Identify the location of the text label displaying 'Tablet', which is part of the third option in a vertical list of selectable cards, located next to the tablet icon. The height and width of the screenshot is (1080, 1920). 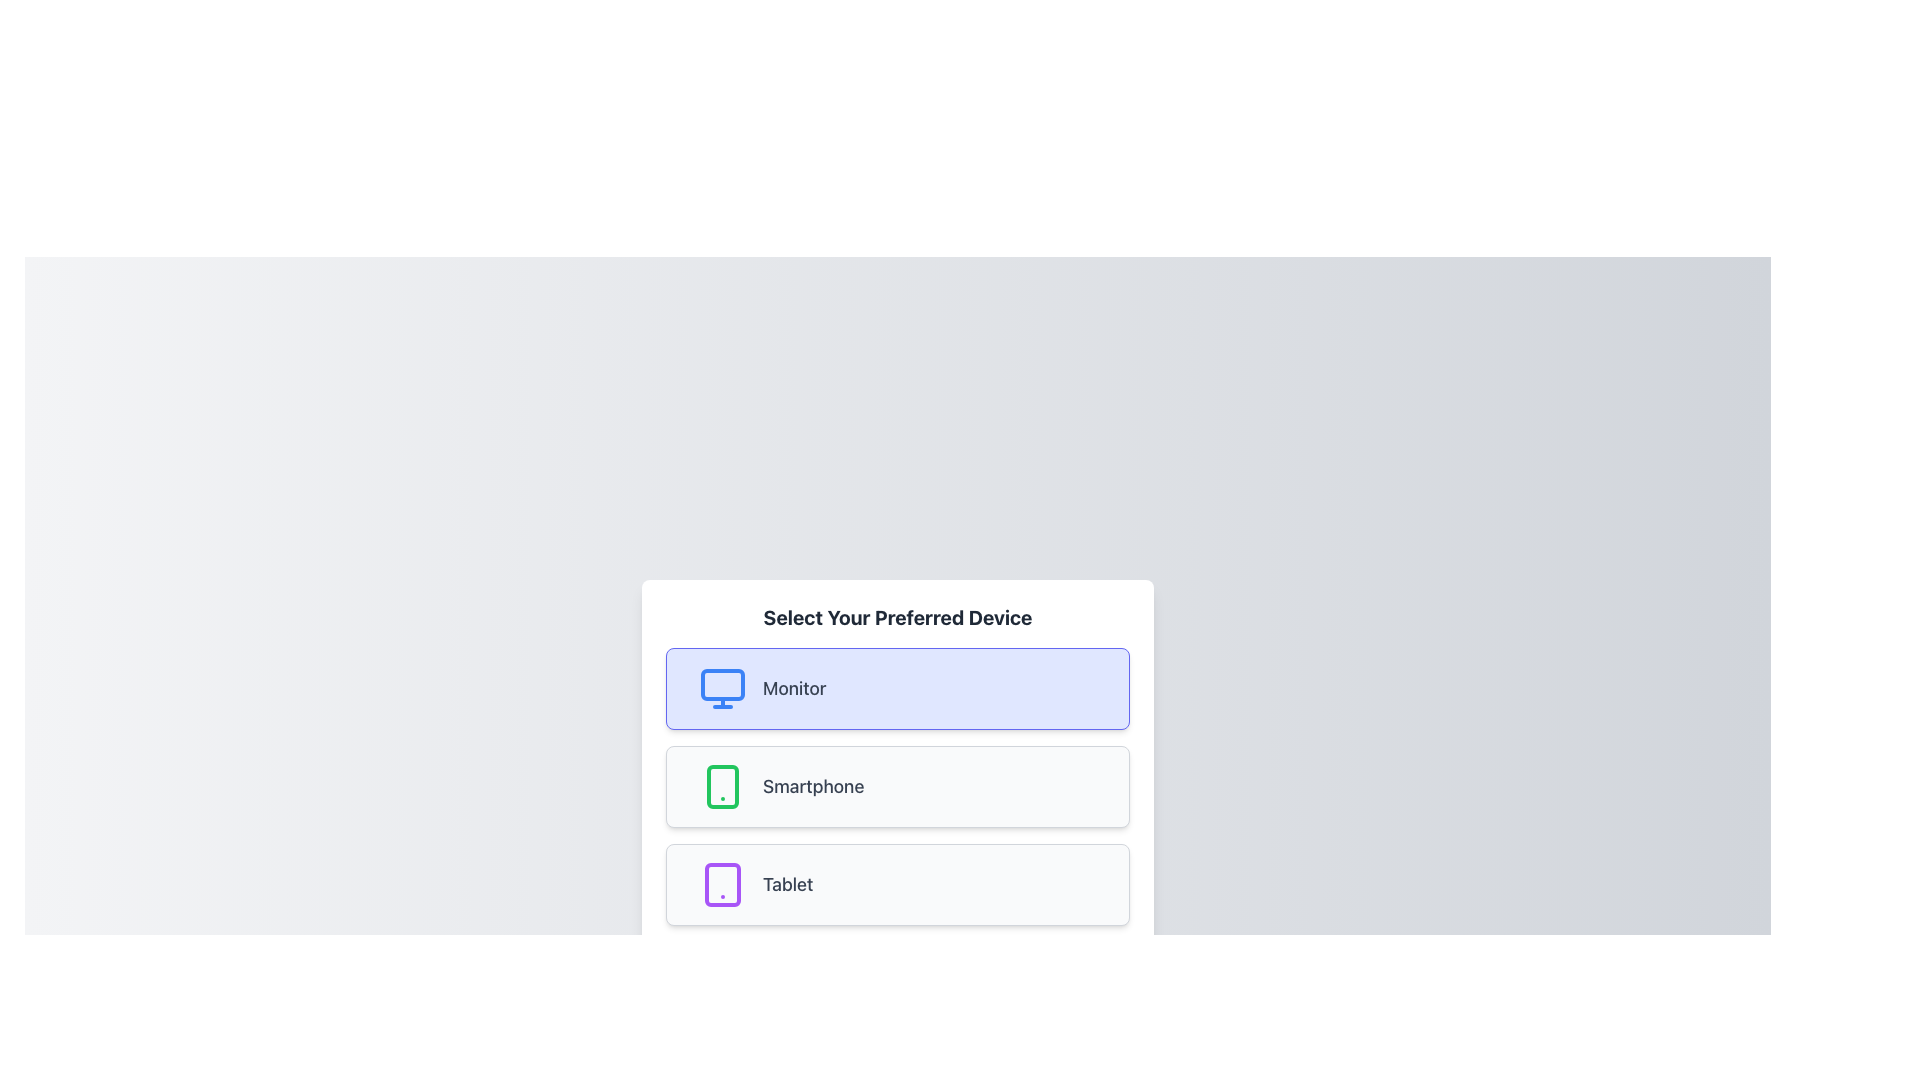
(787, 883).